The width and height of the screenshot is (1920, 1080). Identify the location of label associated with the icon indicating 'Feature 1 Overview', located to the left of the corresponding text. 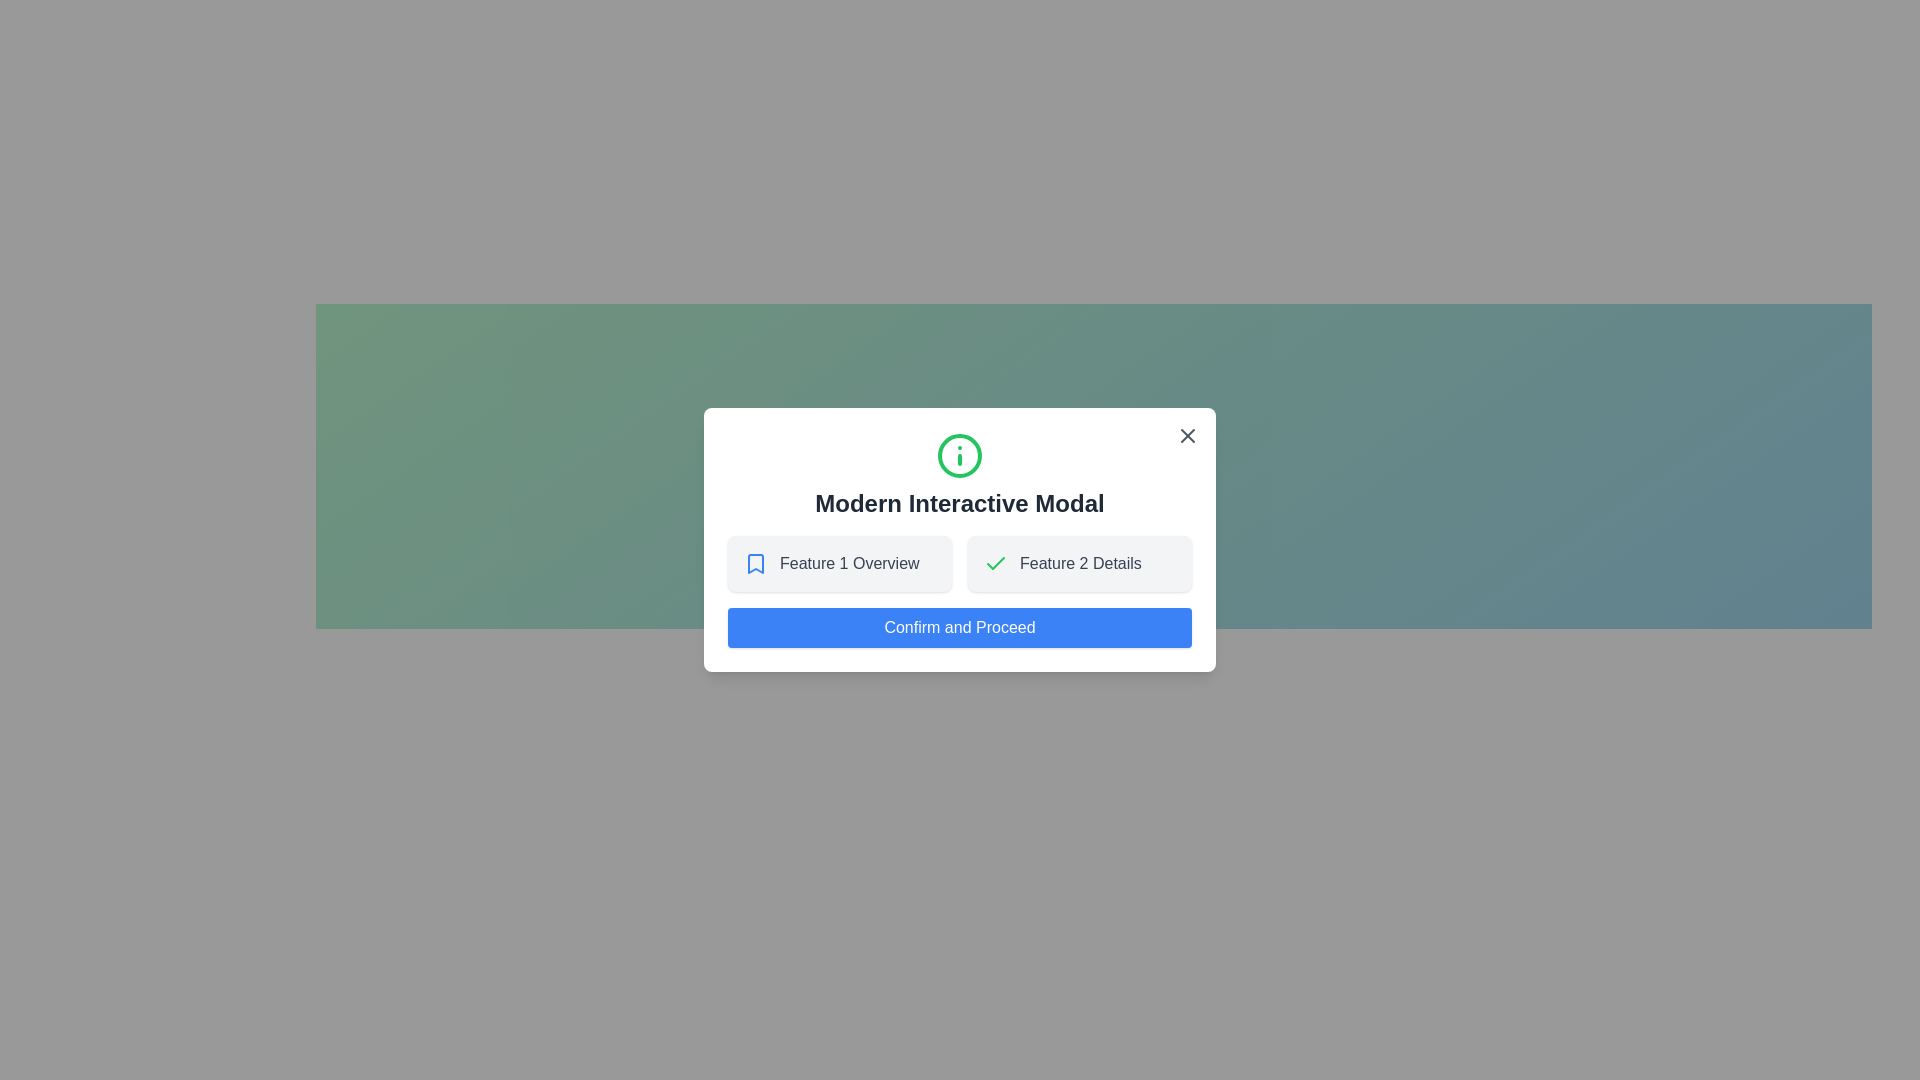
(754, 563).